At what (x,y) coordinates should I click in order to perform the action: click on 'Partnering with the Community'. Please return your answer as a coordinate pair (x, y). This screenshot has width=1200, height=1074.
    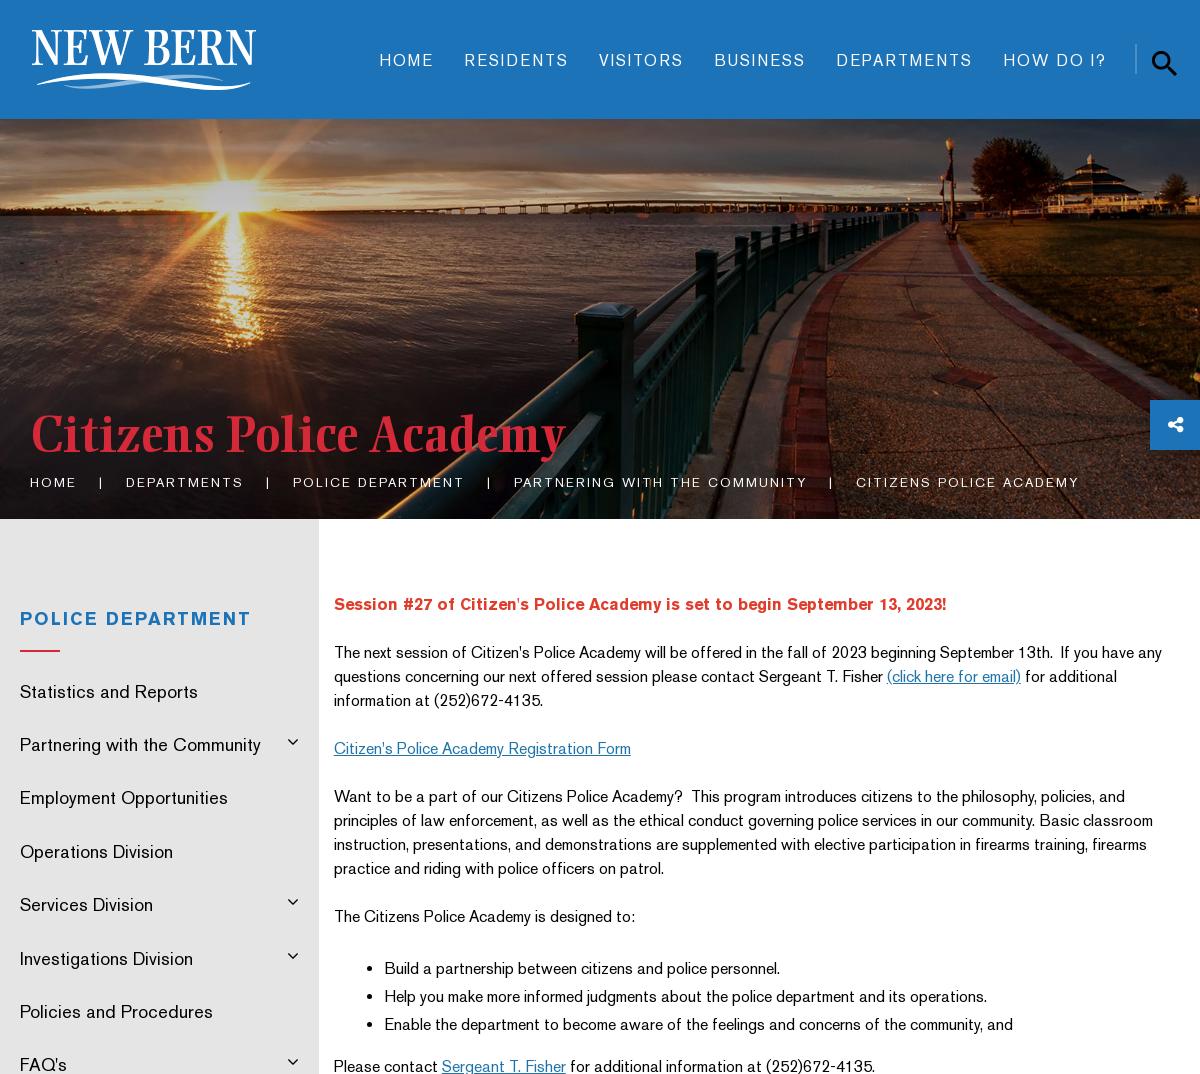
    Looking at the image, I should click on (660, 481).